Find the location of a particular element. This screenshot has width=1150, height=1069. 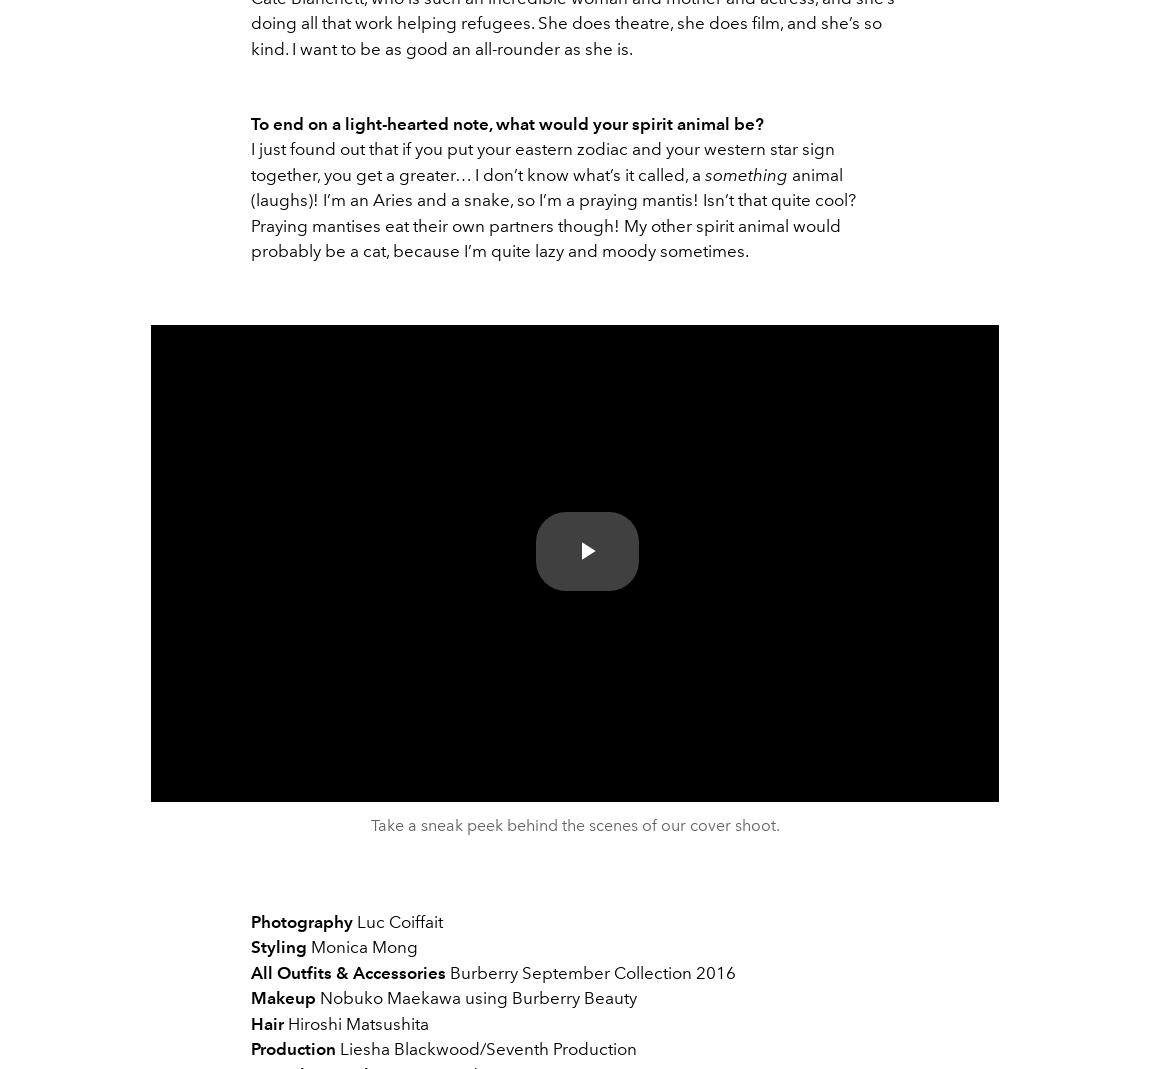

'Nobuko Maekawa using Burberry Beauty' is located at coordinates (316, 998).